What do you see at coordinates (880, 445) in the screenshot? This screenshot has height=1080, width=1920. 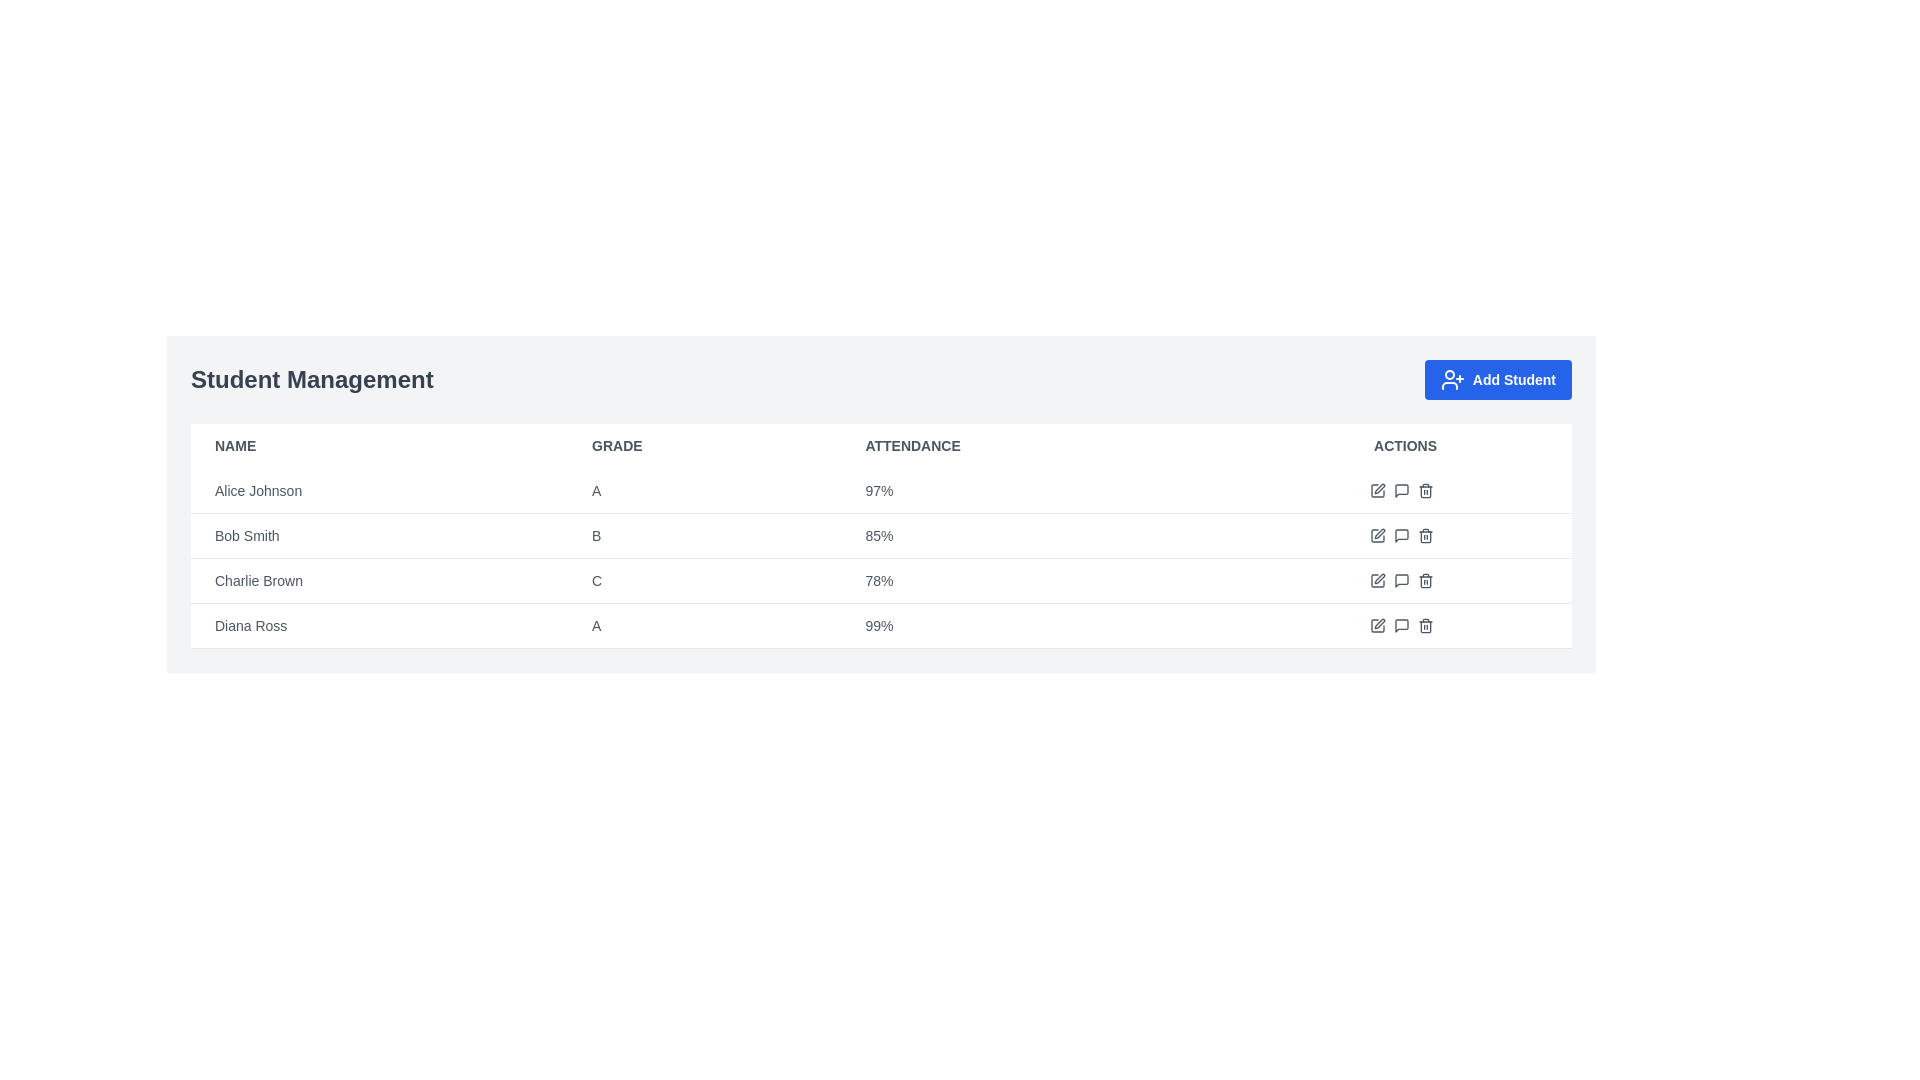 I see `the Table Header Row that labels the columns for user data such as name, grade, attendance, and actions` at bounding box center [880, 445].